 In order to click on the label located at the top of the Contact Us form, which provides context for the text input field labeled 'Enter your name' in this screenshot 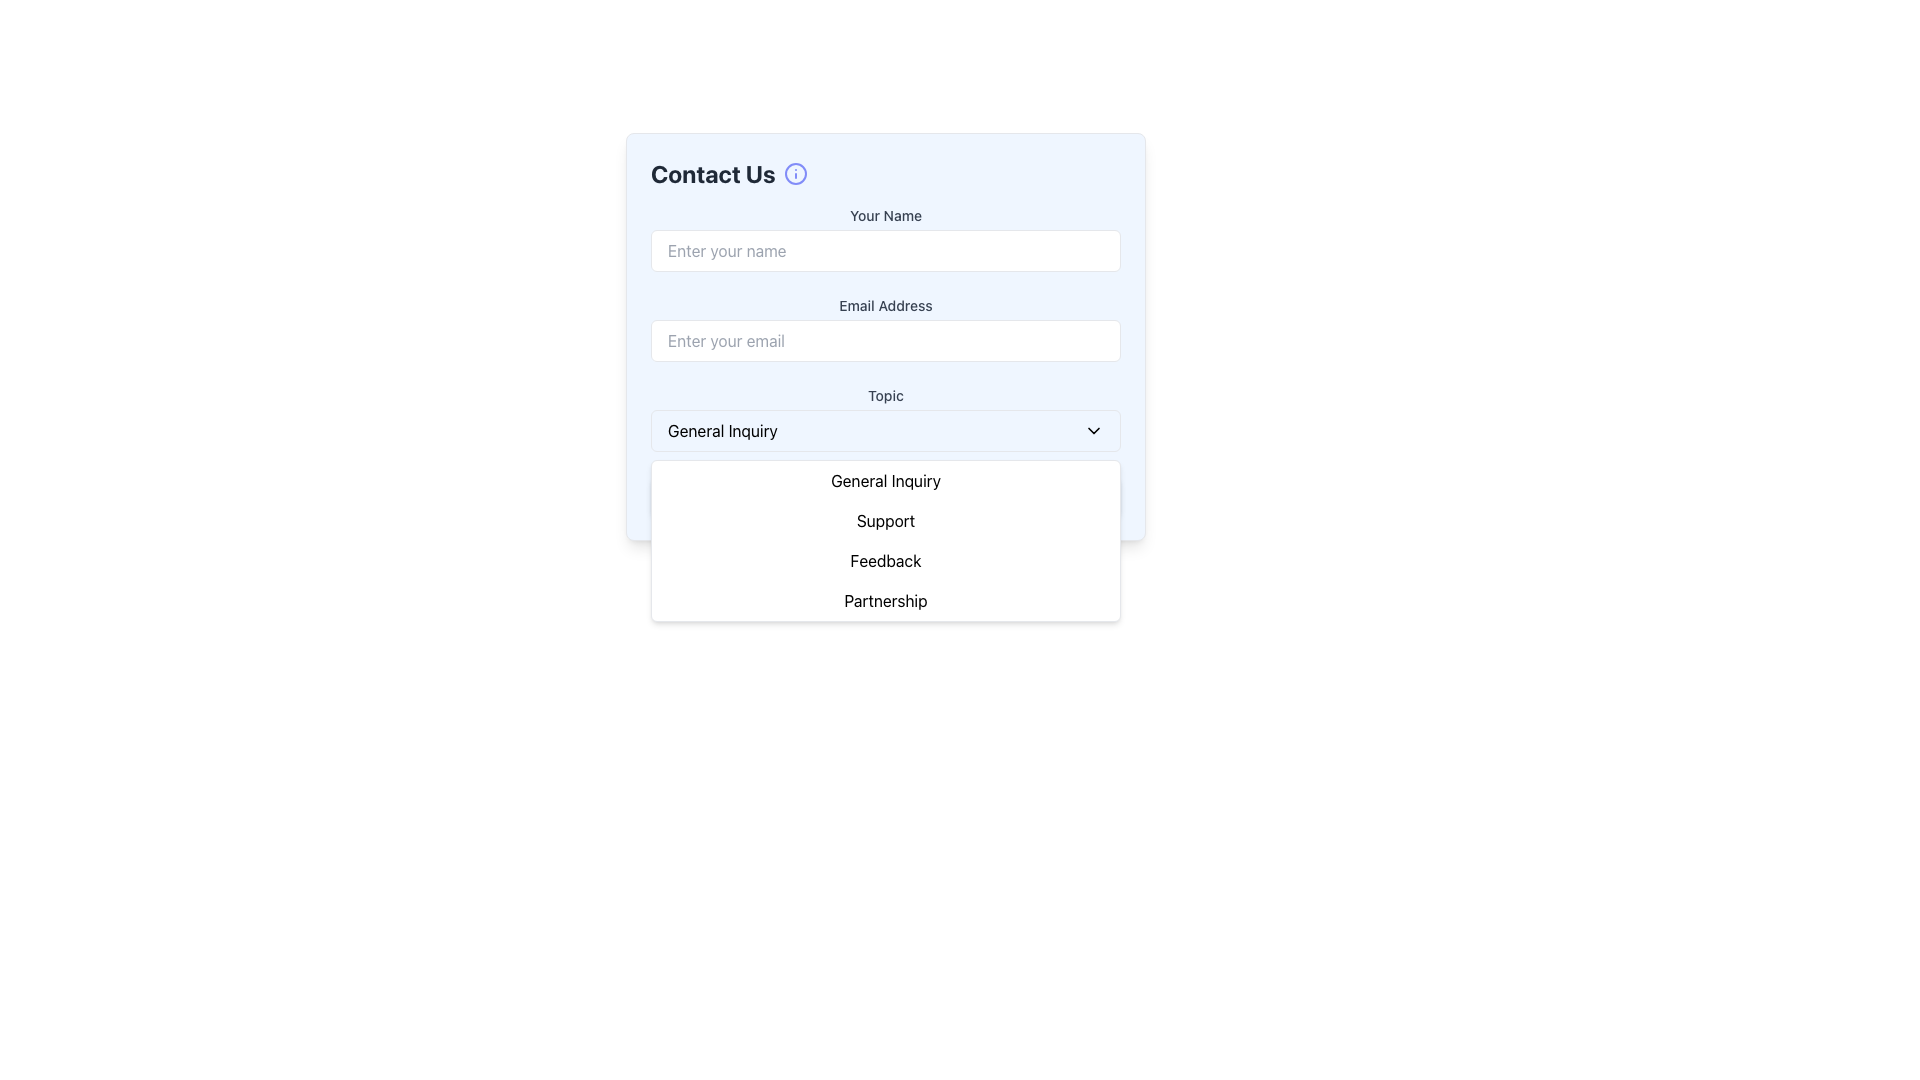, I will do `click(885, 216)`.